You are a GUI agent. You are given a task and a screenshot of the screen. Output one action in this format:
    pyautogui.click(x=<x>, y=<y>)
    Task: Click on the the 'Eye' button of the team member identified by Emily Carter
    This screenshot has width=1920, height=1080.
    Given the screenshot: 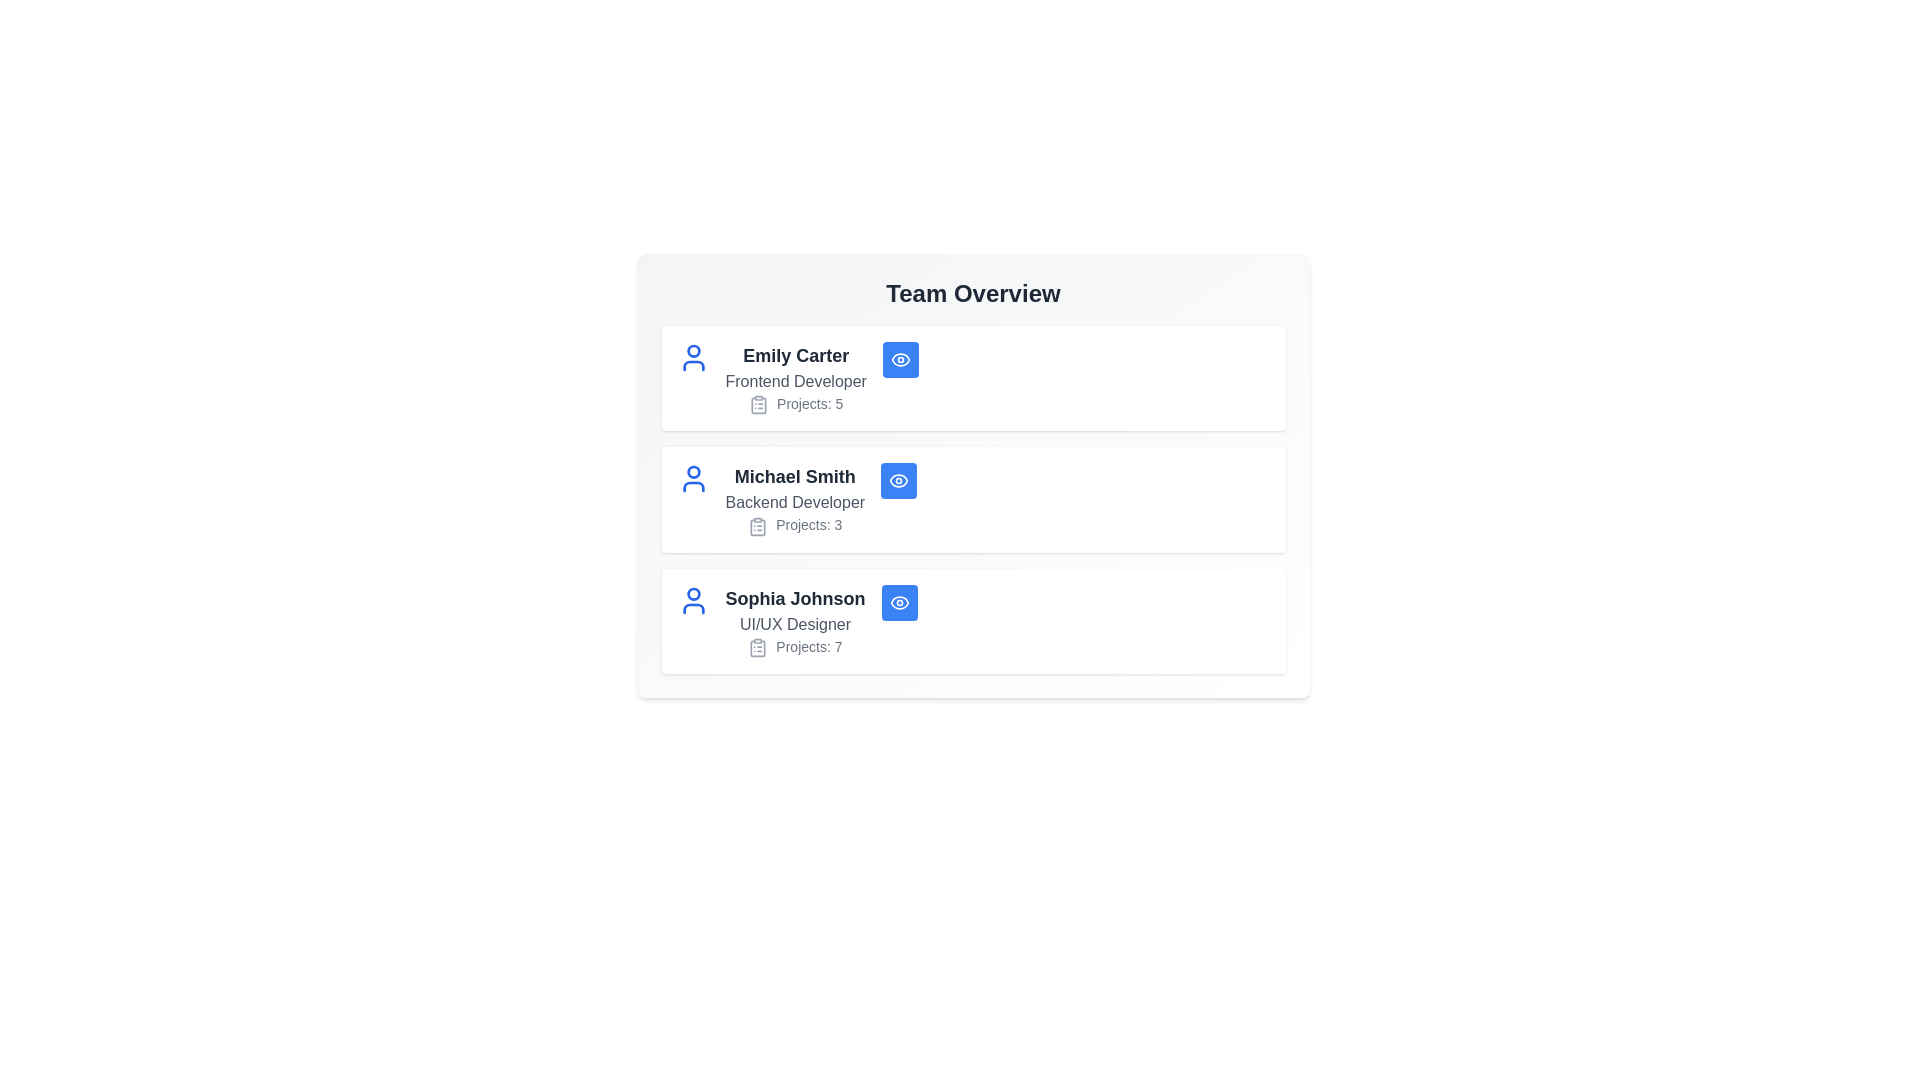 What is the action you would take?
    pyautogui.click(x=899, y=358)
    